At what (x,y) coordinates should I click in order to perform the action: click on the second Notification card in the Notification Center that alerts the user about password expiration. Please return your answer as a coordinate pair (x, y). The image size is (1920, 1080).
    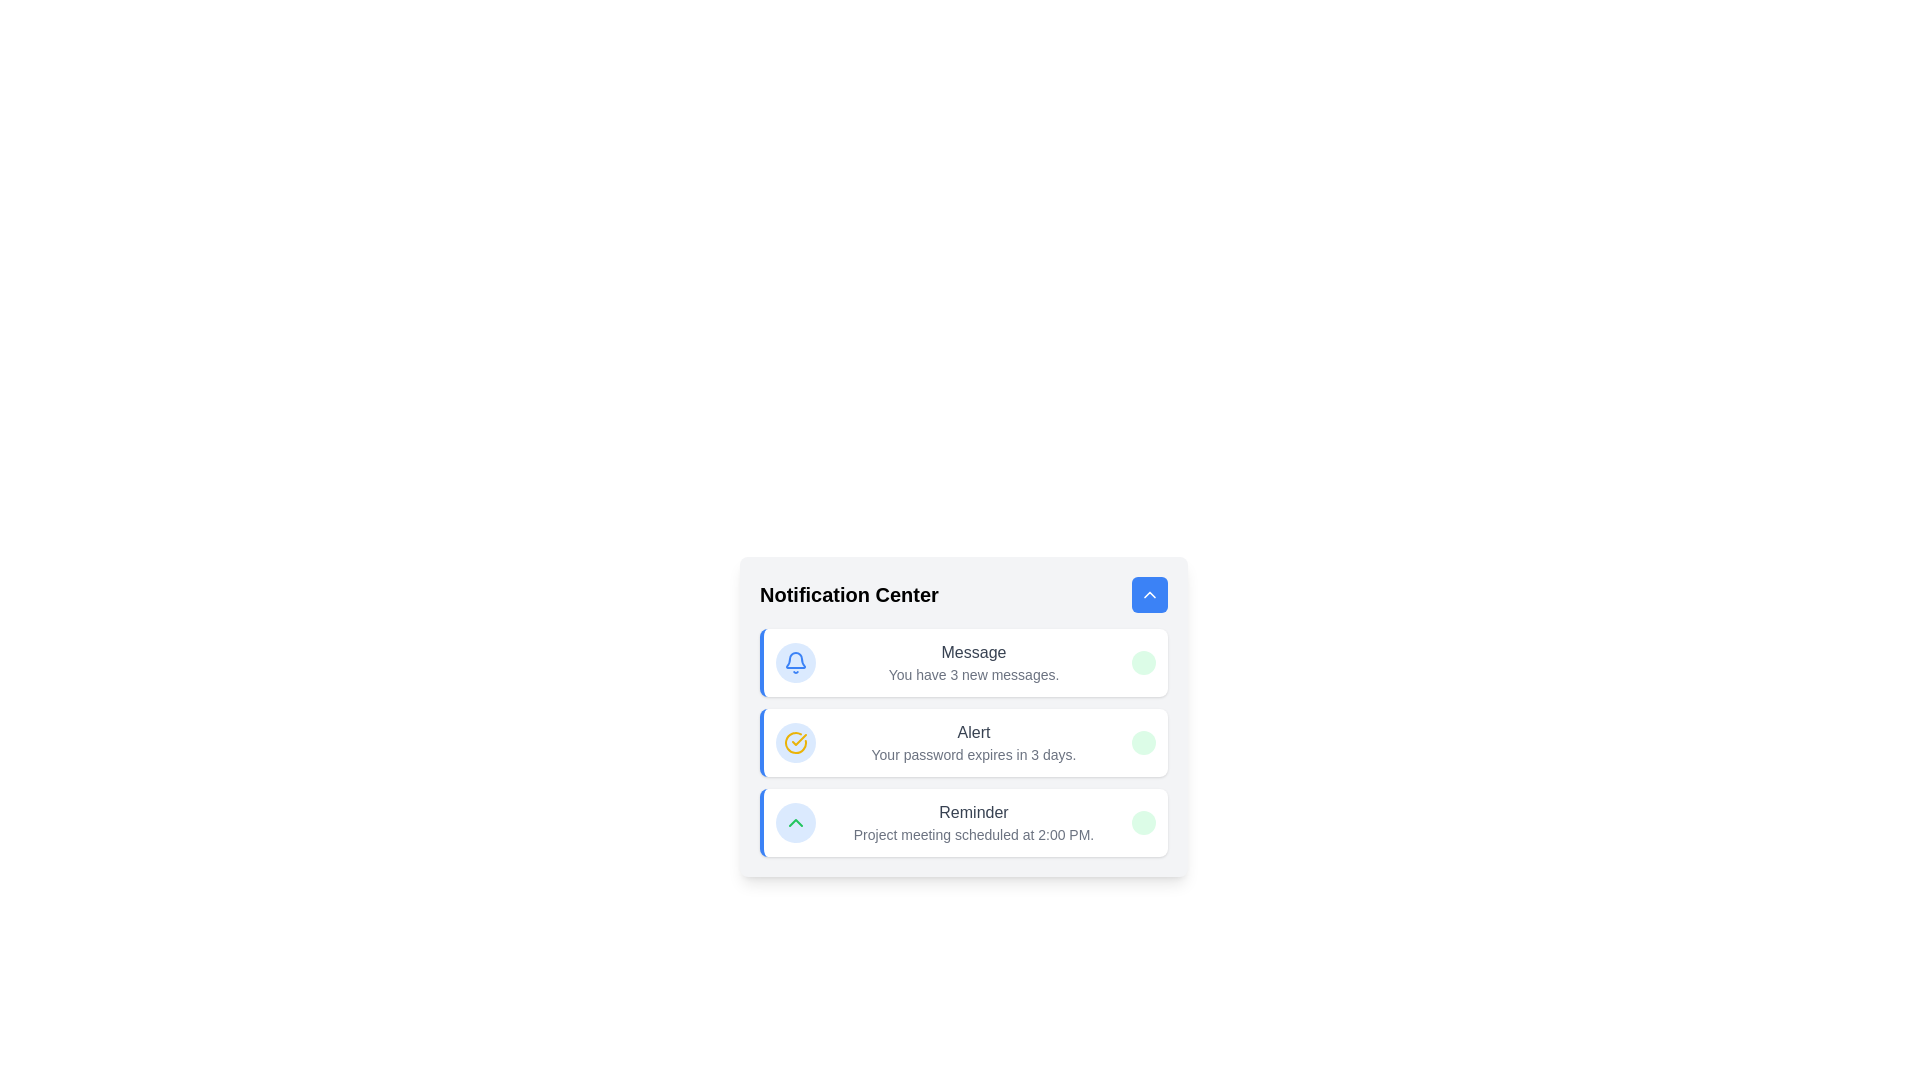
    Looking at the image, I should click on (964, 743).